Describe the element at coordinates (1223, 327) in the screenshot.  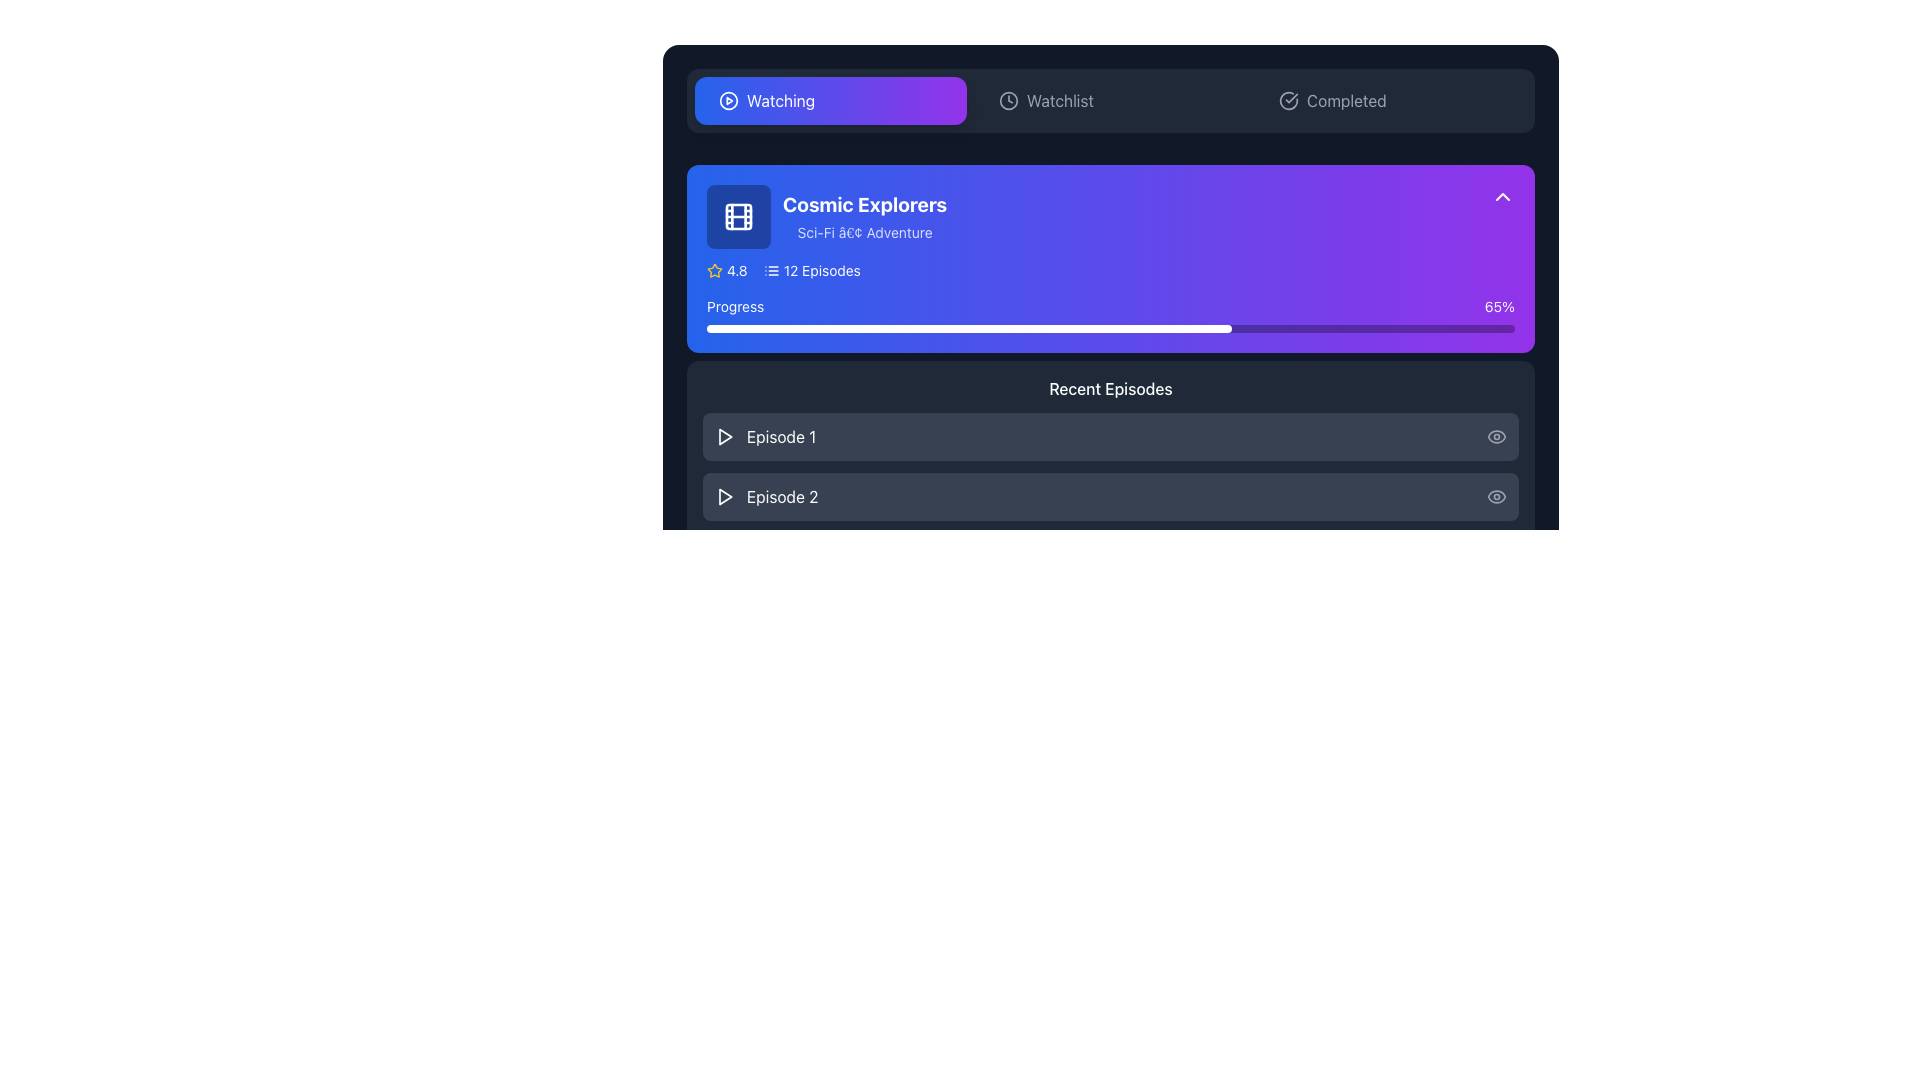
I see `progress bar` at that location.